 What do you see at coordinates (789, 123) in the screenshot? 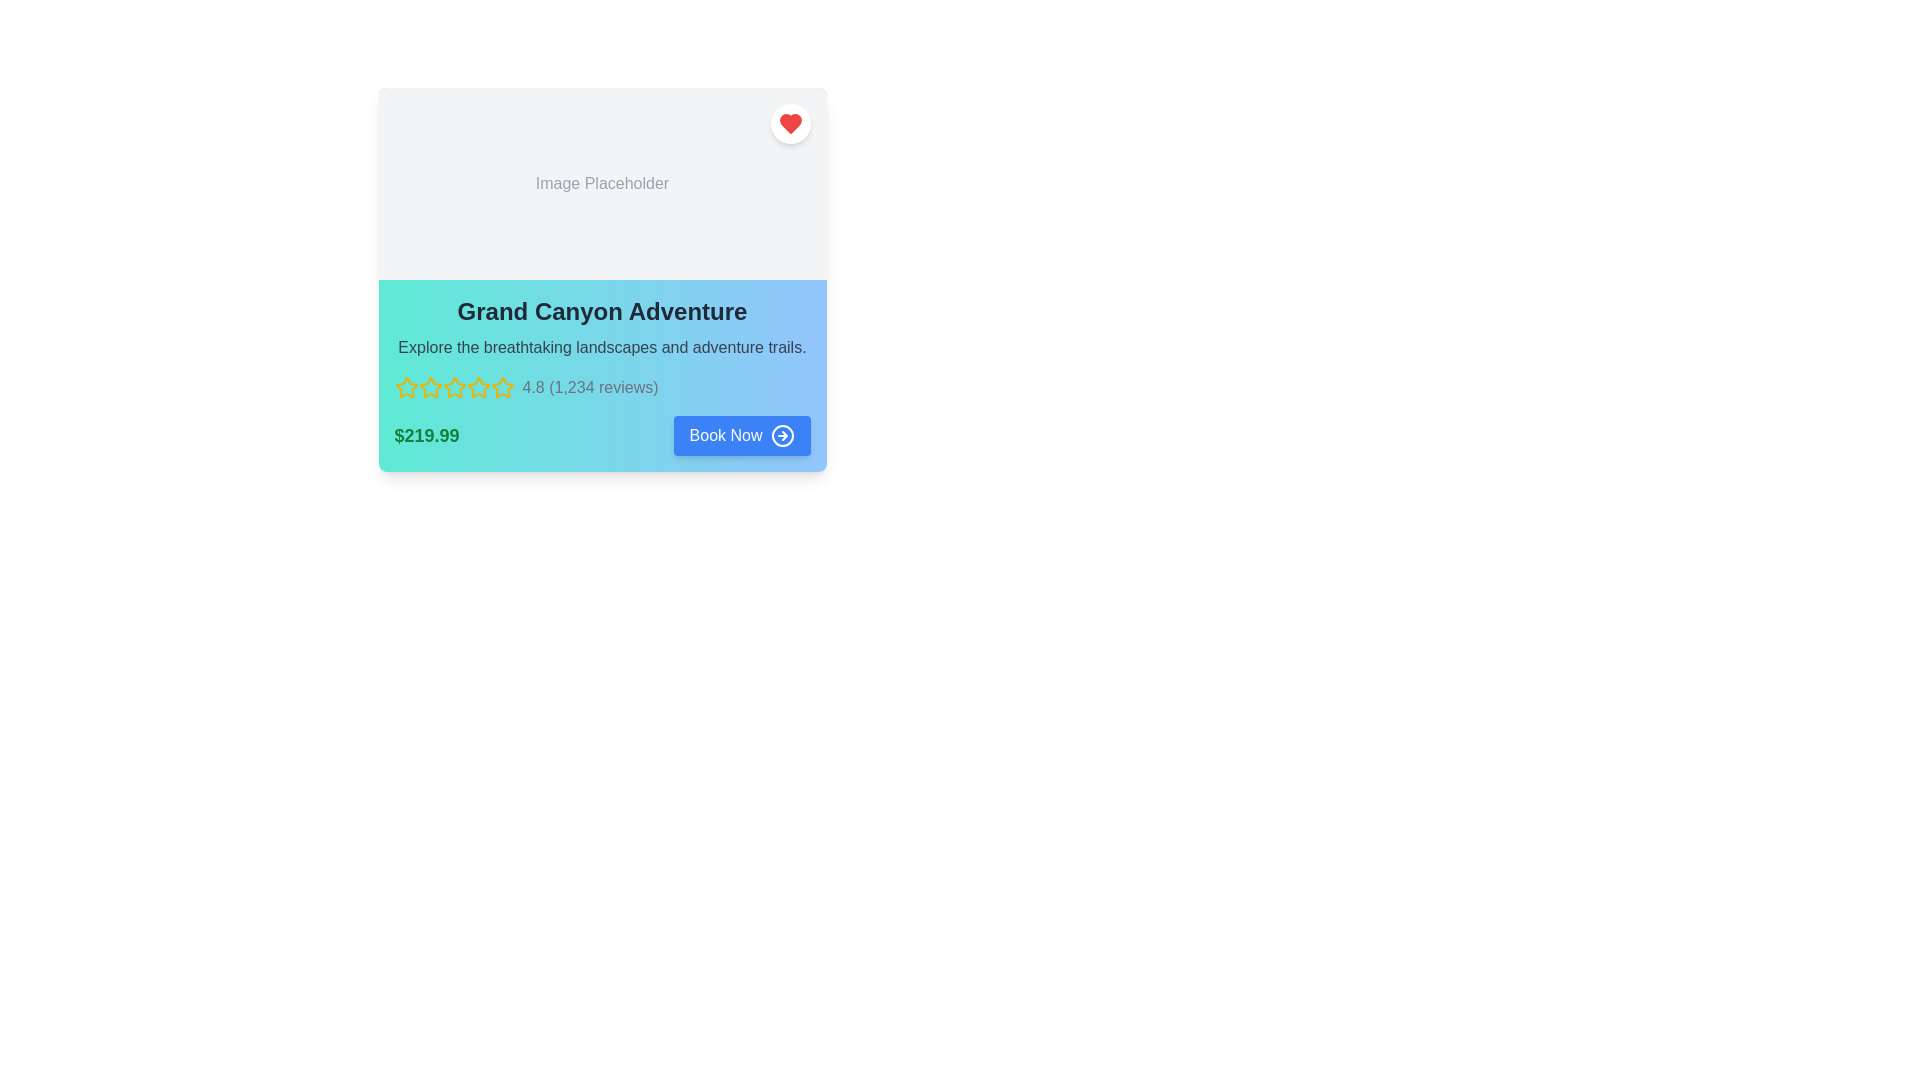
I see `the heart-shaped icon within the circular button to mark it as favorite` at bounding box center [789, 123].